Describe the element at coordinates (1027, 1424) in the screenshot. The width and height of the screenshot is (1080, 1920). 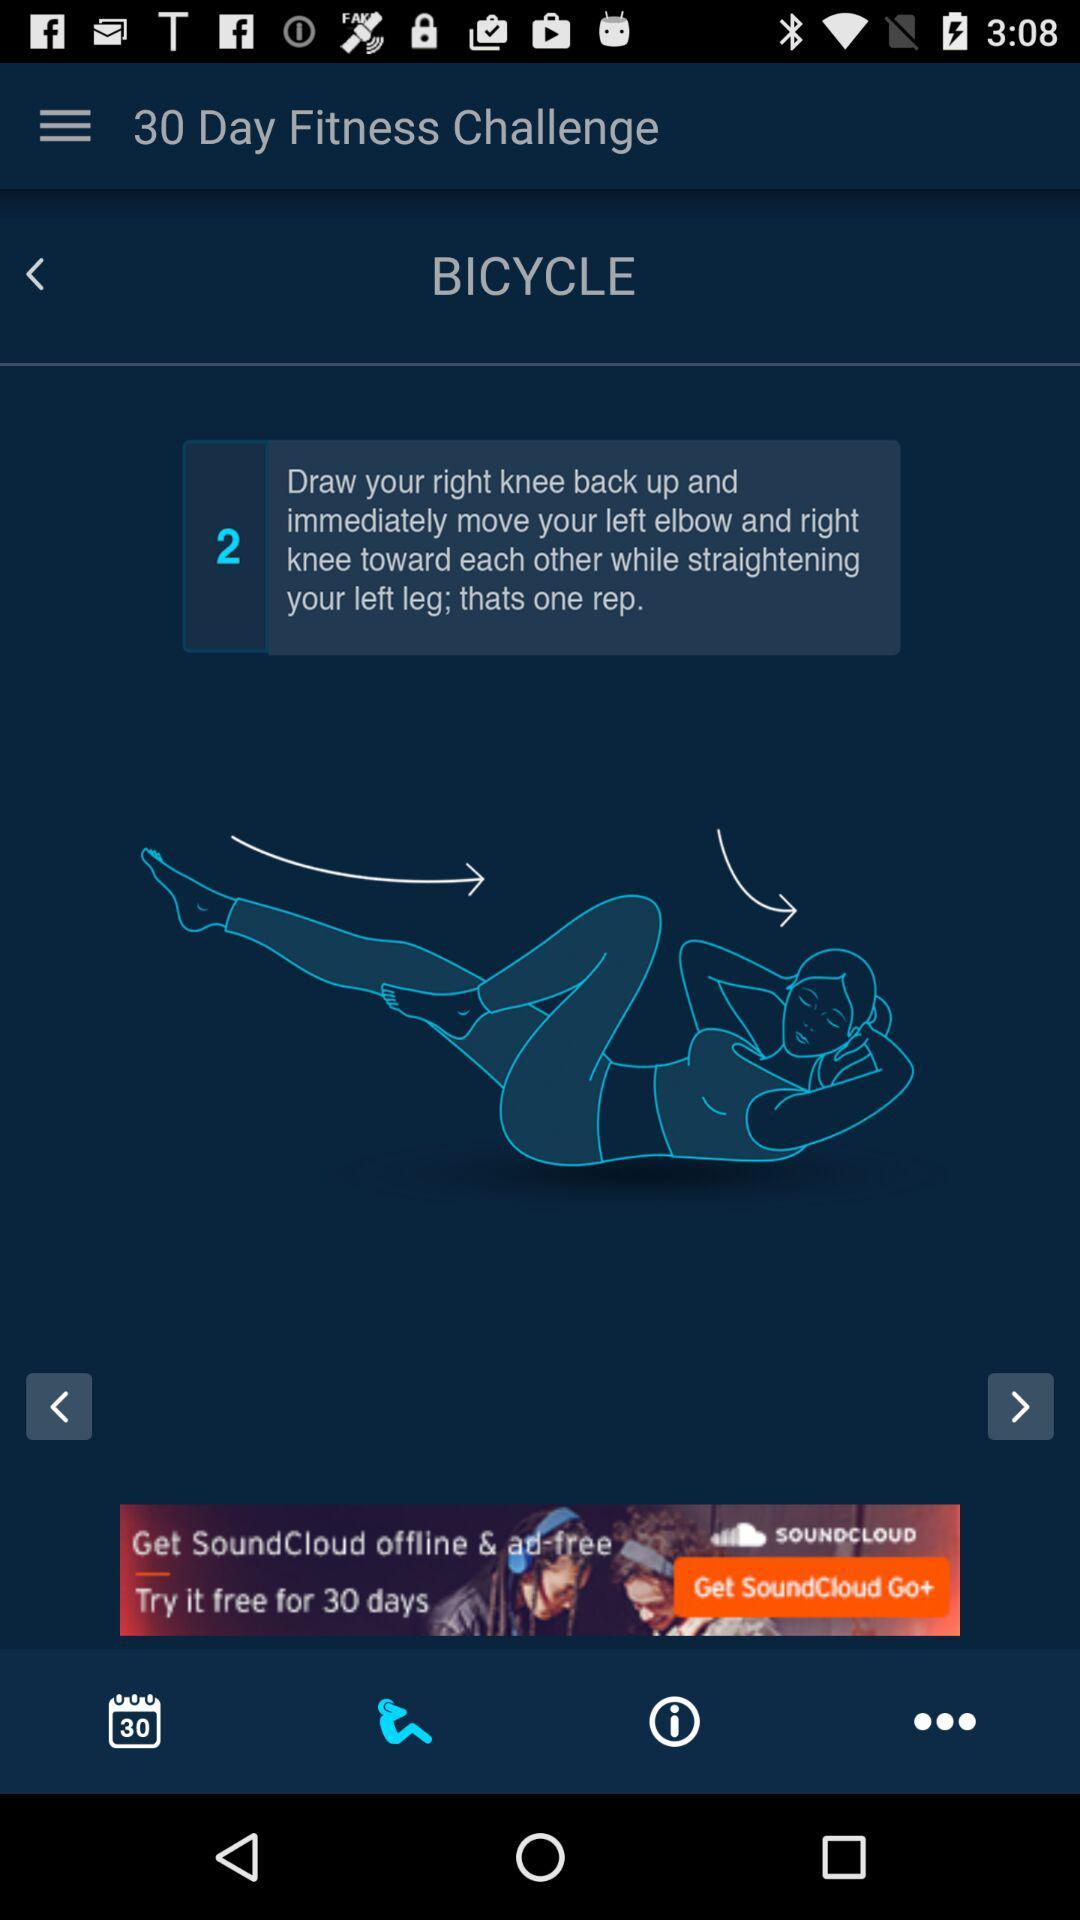
I see `next` at that location.